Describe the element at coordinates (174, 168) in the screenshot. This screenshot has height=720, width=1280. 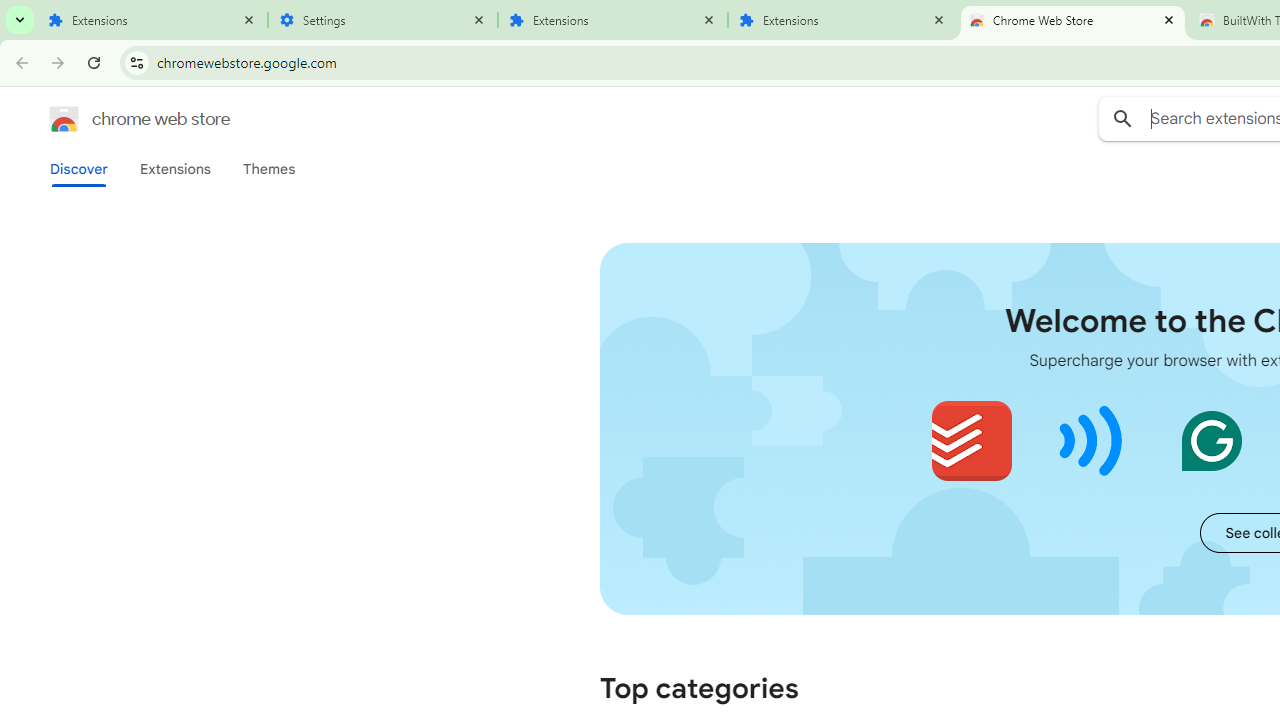
I see `'Extensions'` at that location.